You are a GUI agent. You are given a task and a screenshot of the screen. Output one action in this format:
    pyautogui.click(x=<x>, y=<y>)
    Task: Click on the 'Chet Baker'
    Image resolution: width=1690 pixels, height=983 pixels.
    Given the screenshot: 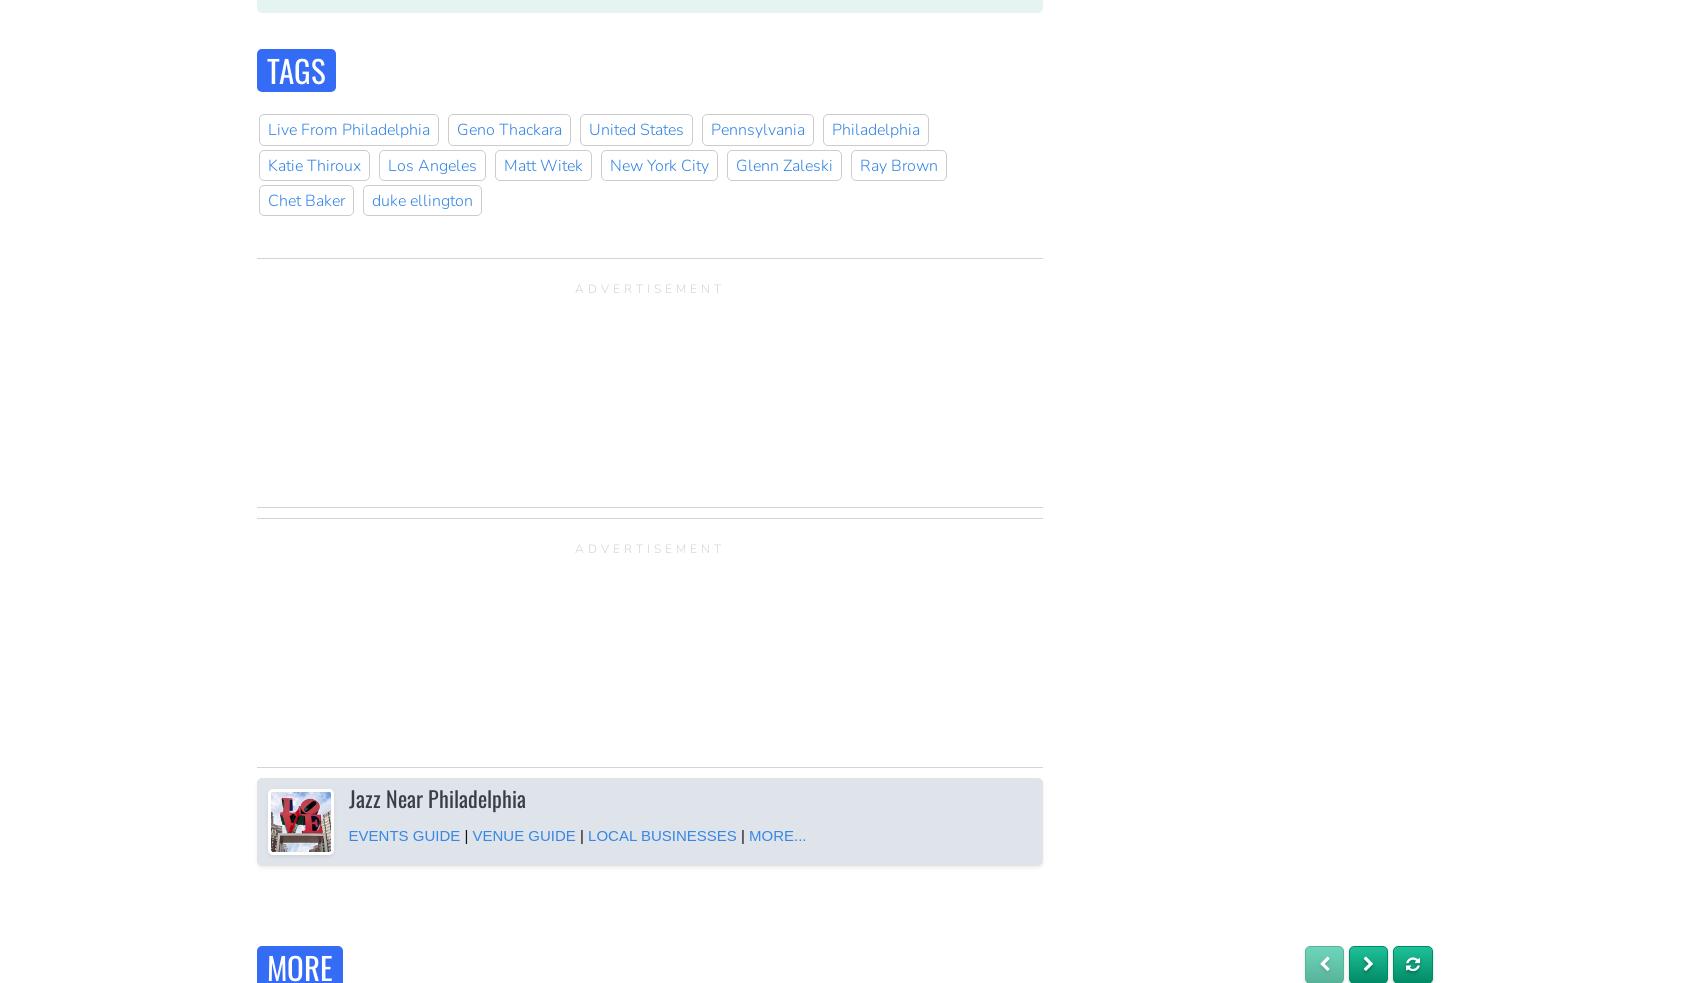 What is the action you would take?
    pyautogui.click(x=305, y=200)
    